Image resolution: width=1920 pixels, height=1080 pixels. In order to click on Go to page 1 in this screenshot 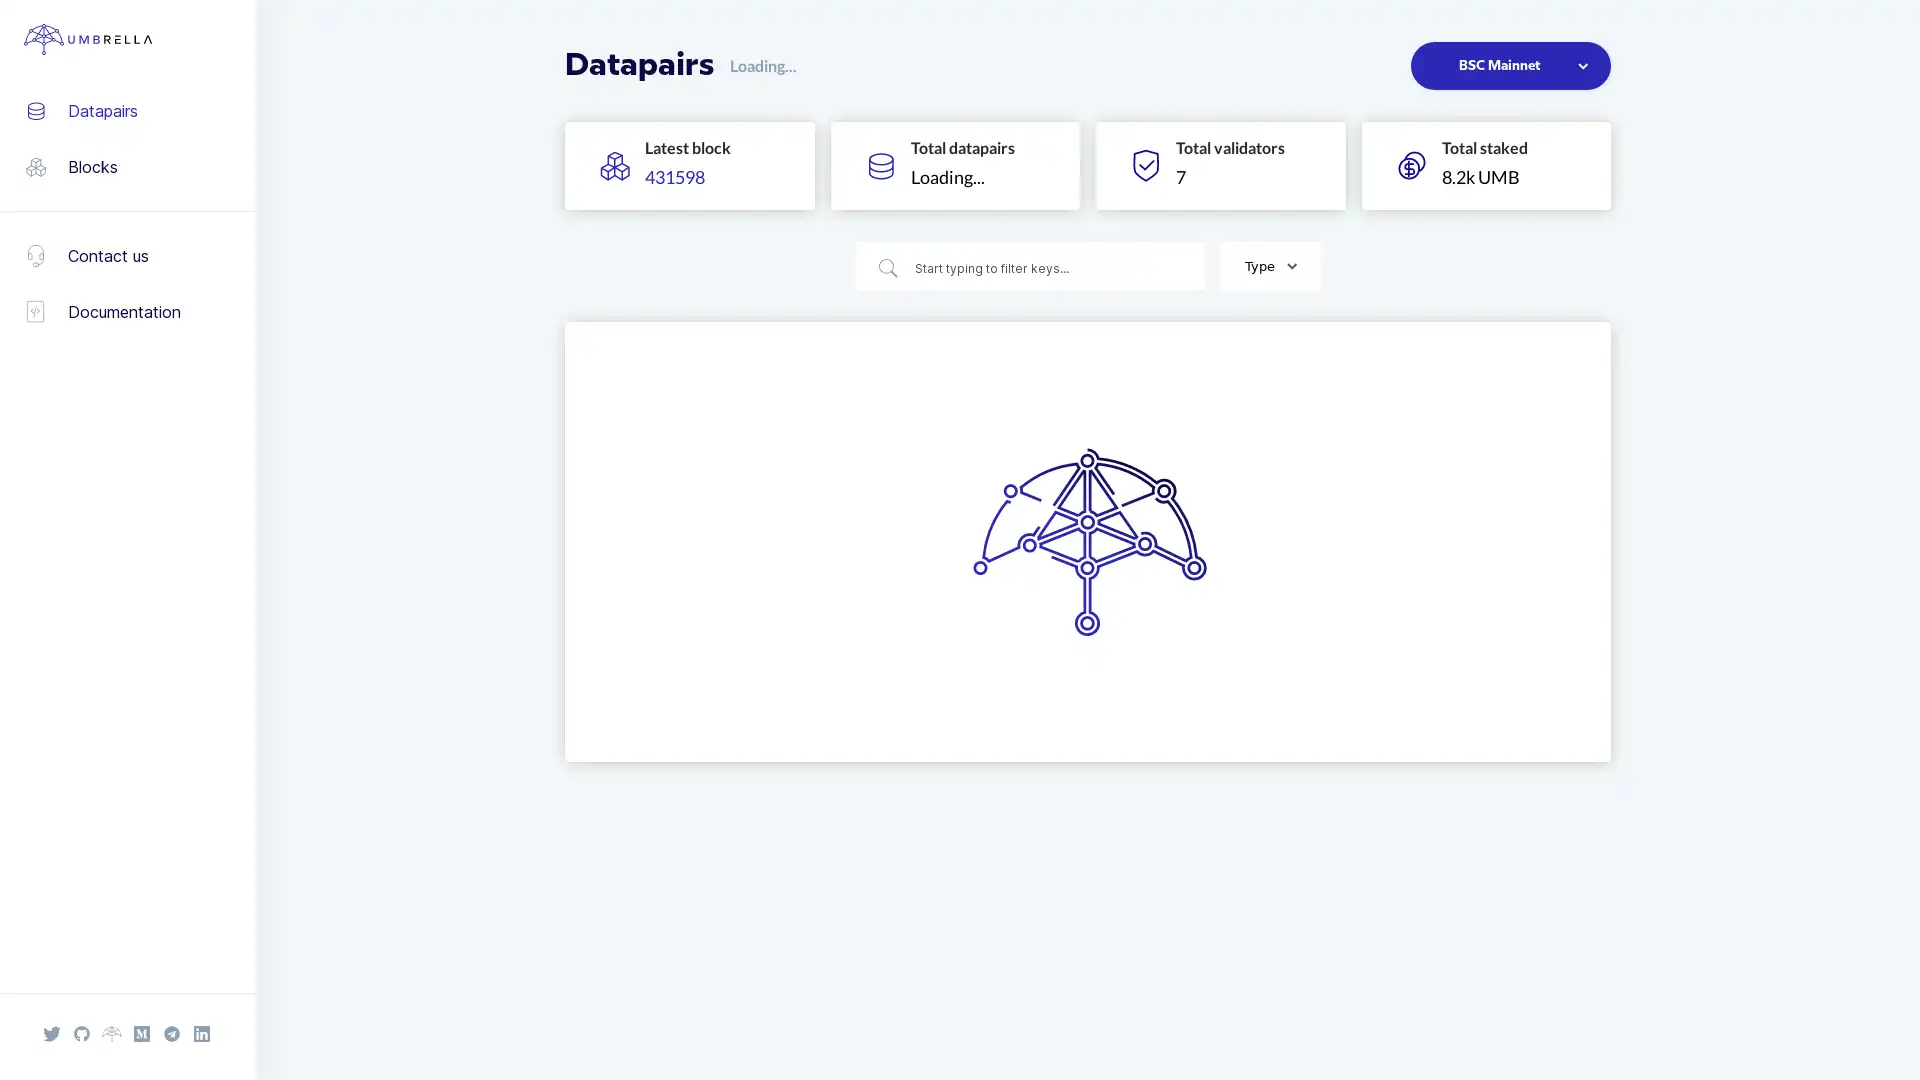, I will do `click(641, 721)`.